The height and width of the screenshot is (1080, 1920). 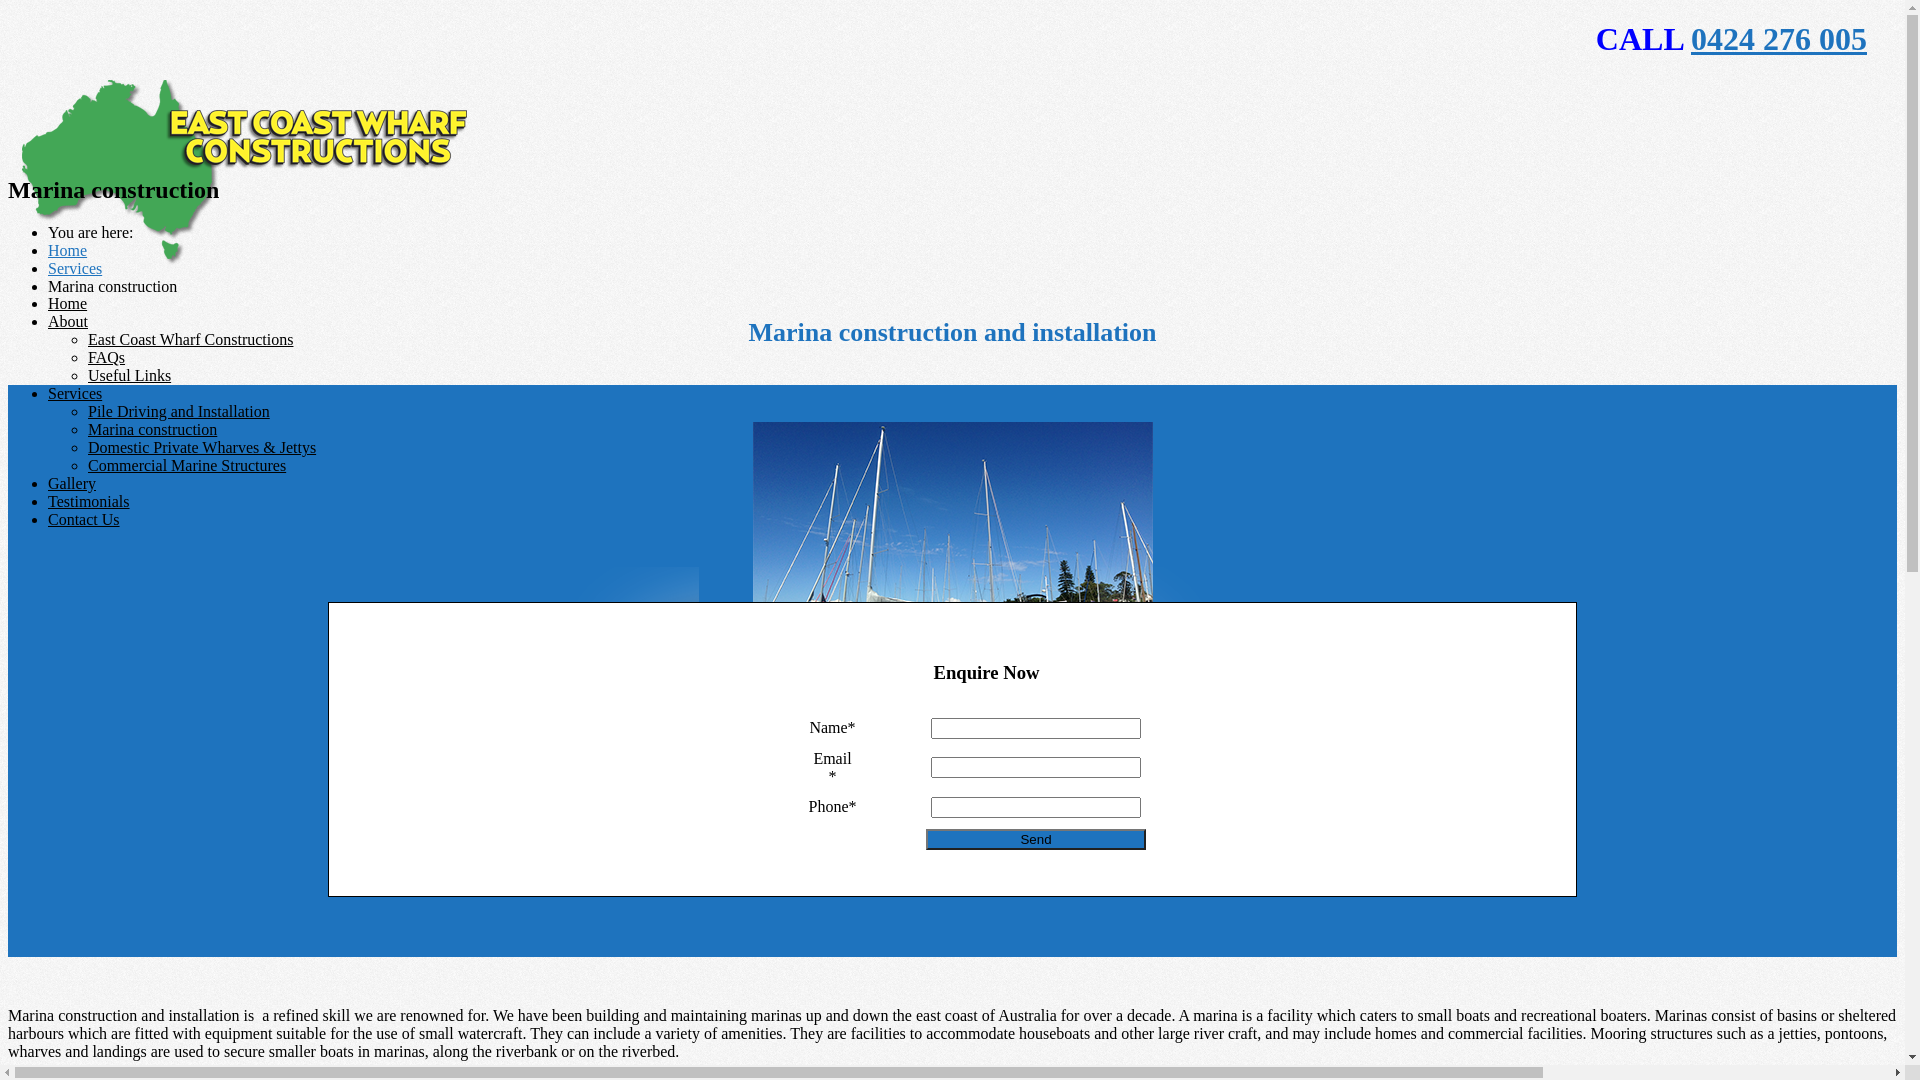 What do you see at coordinates (86, 446) in the screenshot?
I see `'Domestic Private Wharves & Jettys'` at bounding box center [86, 446].